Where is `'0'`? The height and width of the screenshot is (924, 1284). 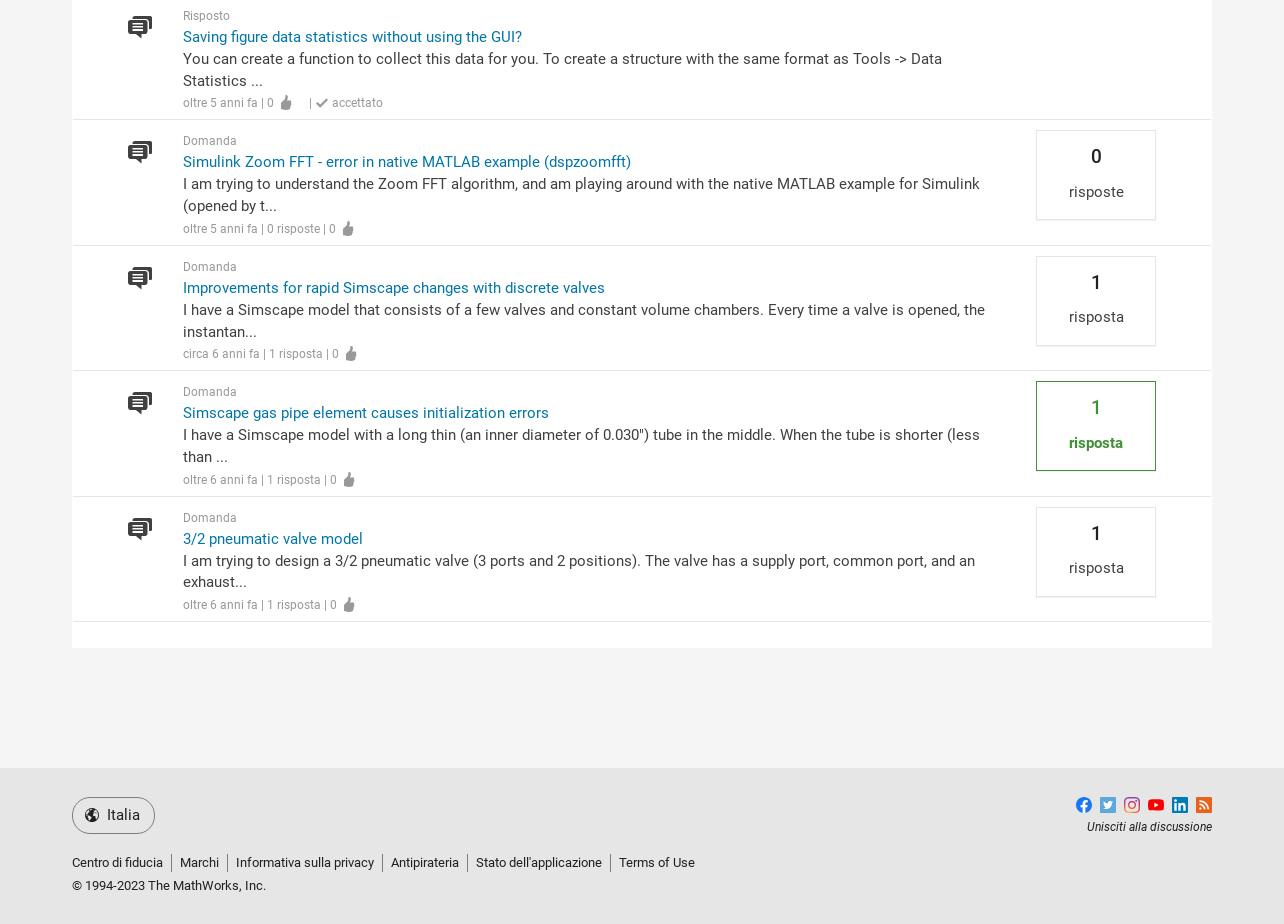 '0' is located at coordinates (1095, 156).